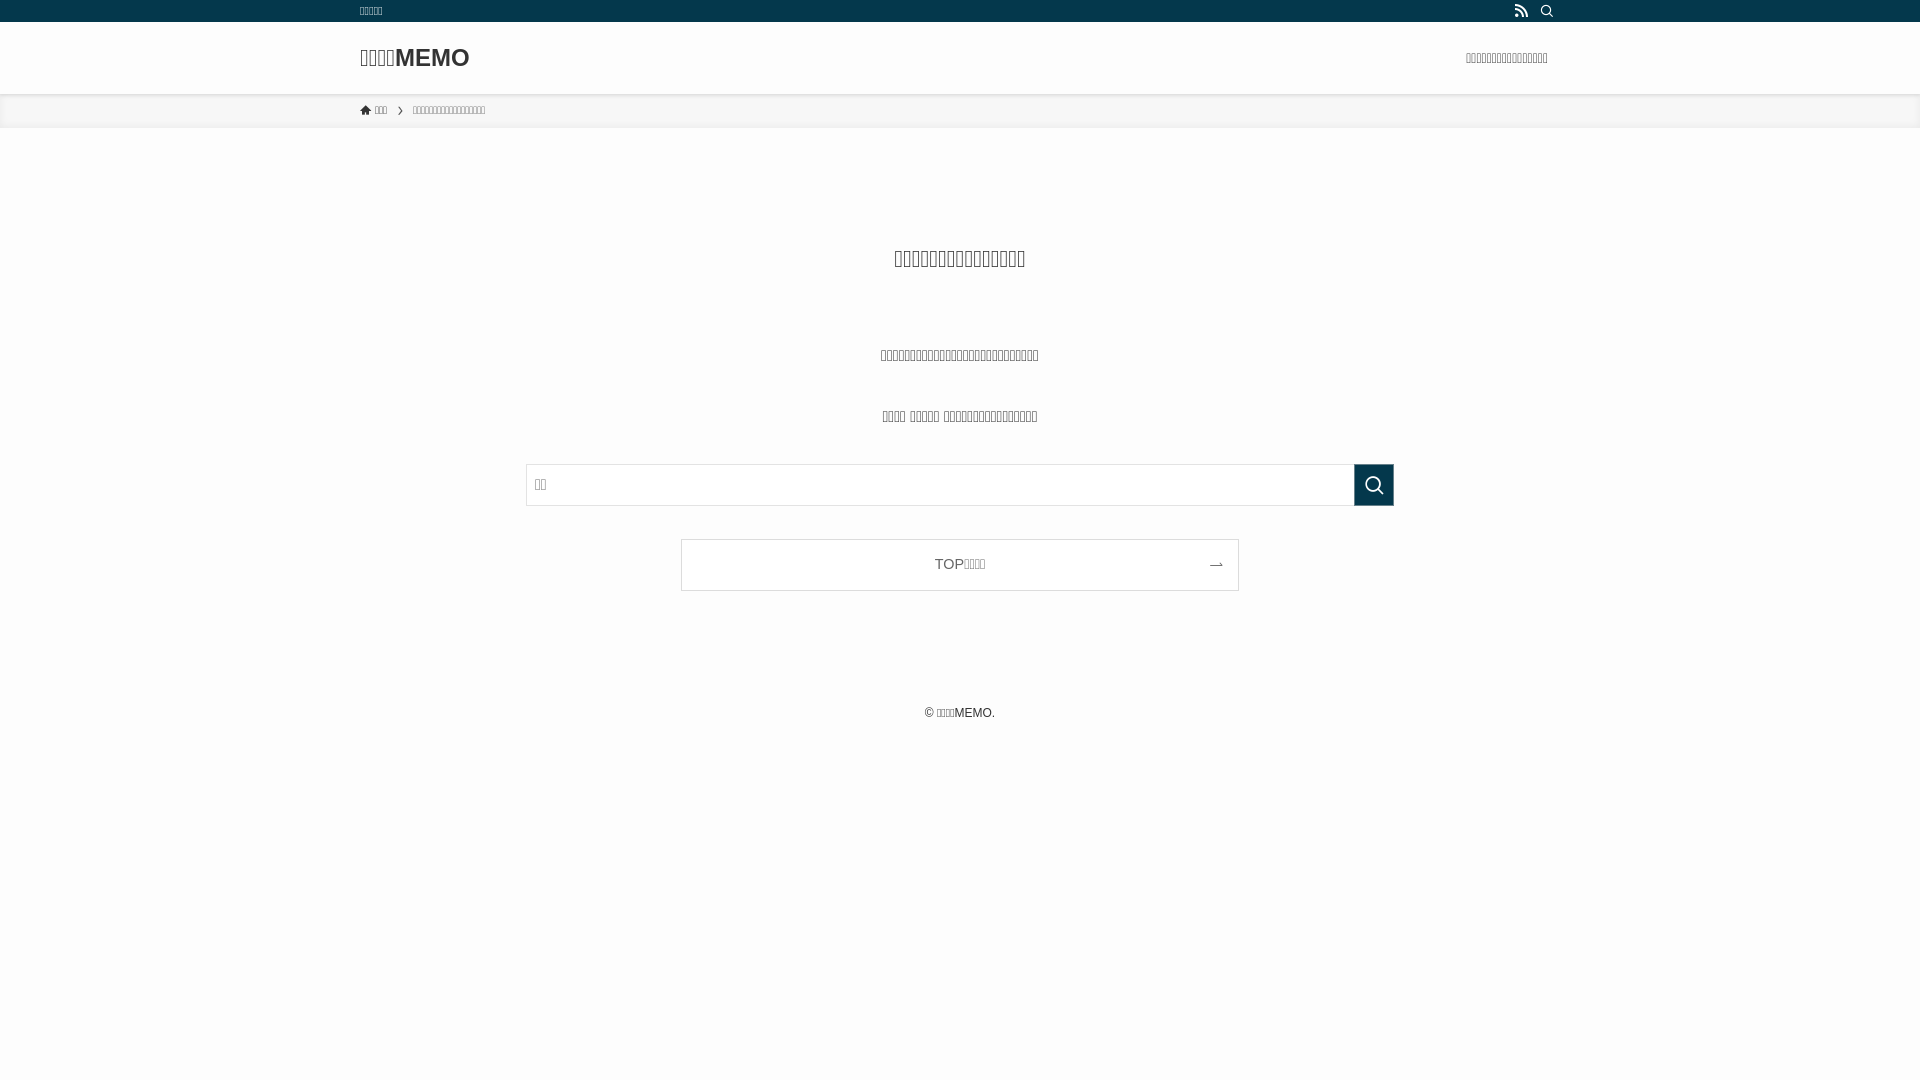 The image size is (1920, 1080). Describe the element at coordinates (1372, 485) in the screenshot. I see `'search'` at that location.